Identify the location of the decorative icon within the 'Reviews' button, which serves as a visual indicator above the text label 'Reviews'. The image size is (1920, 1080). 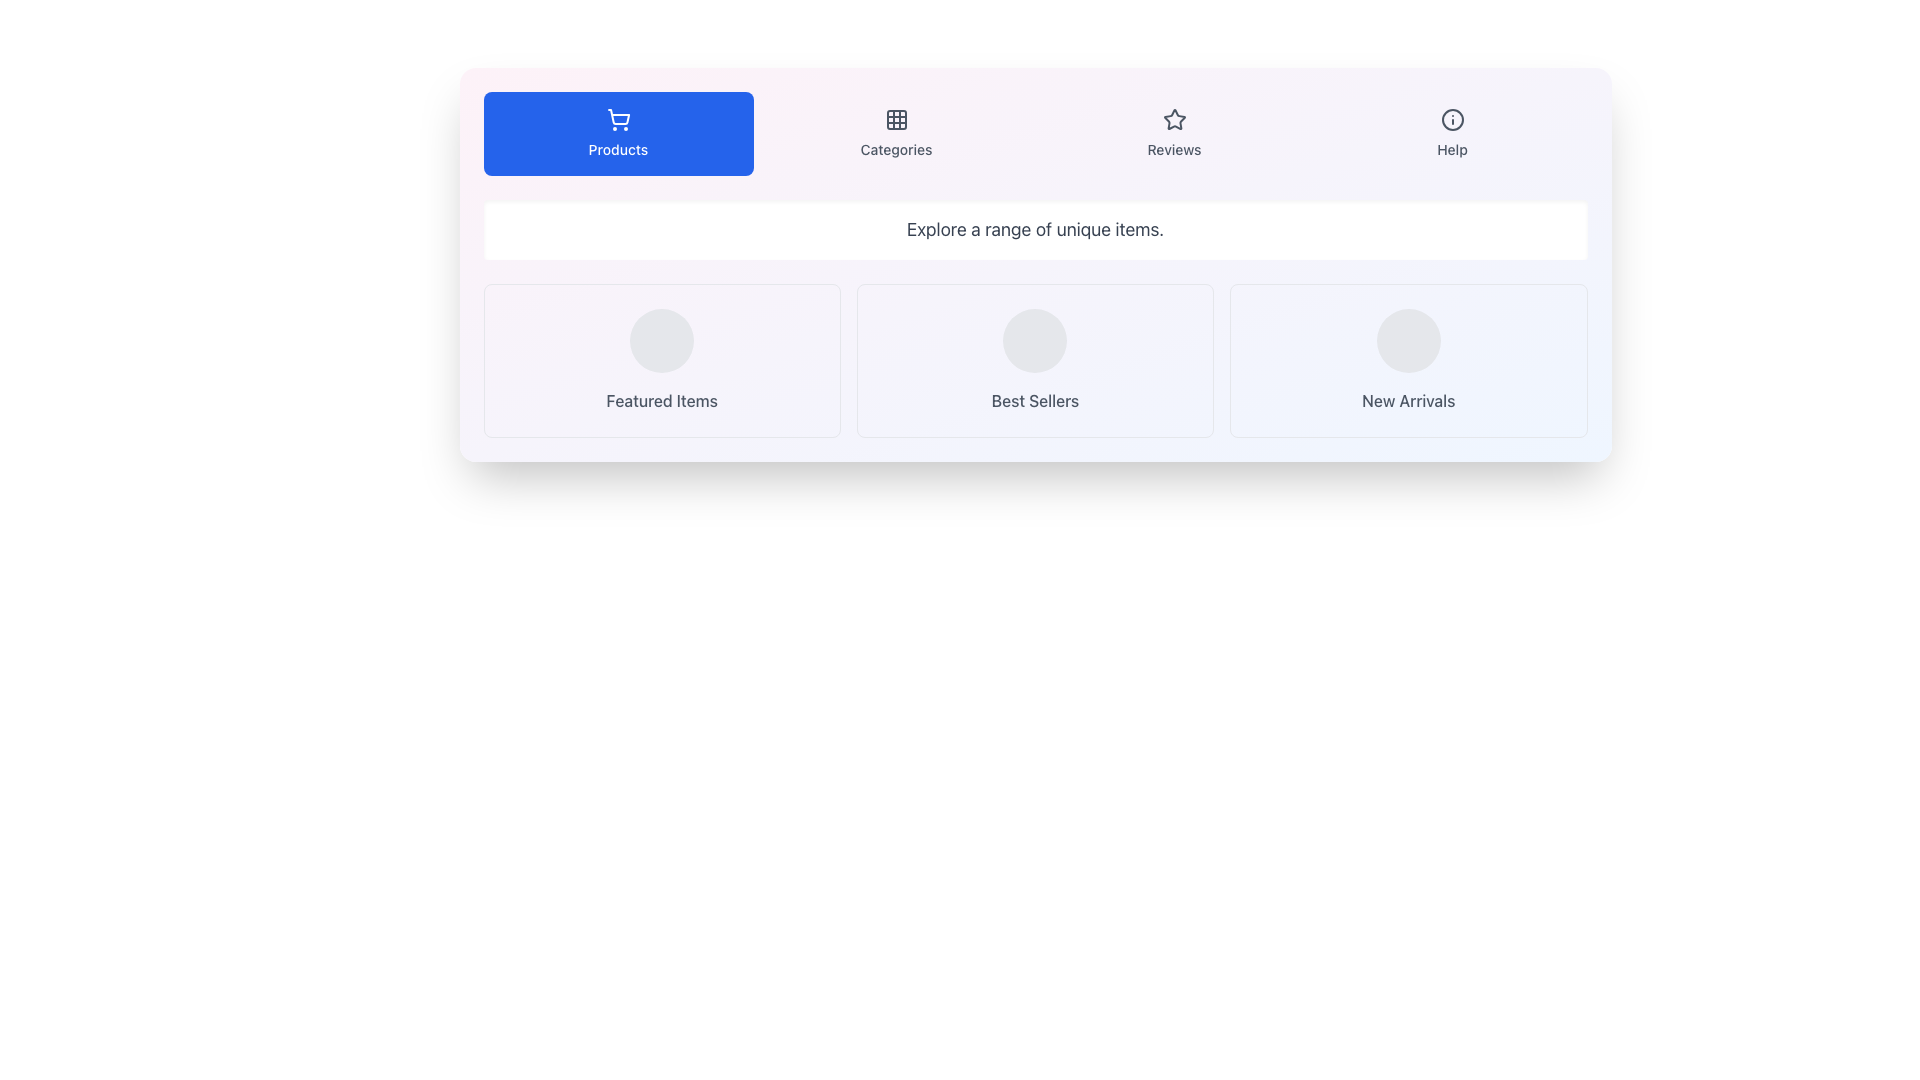
(1174, 119).